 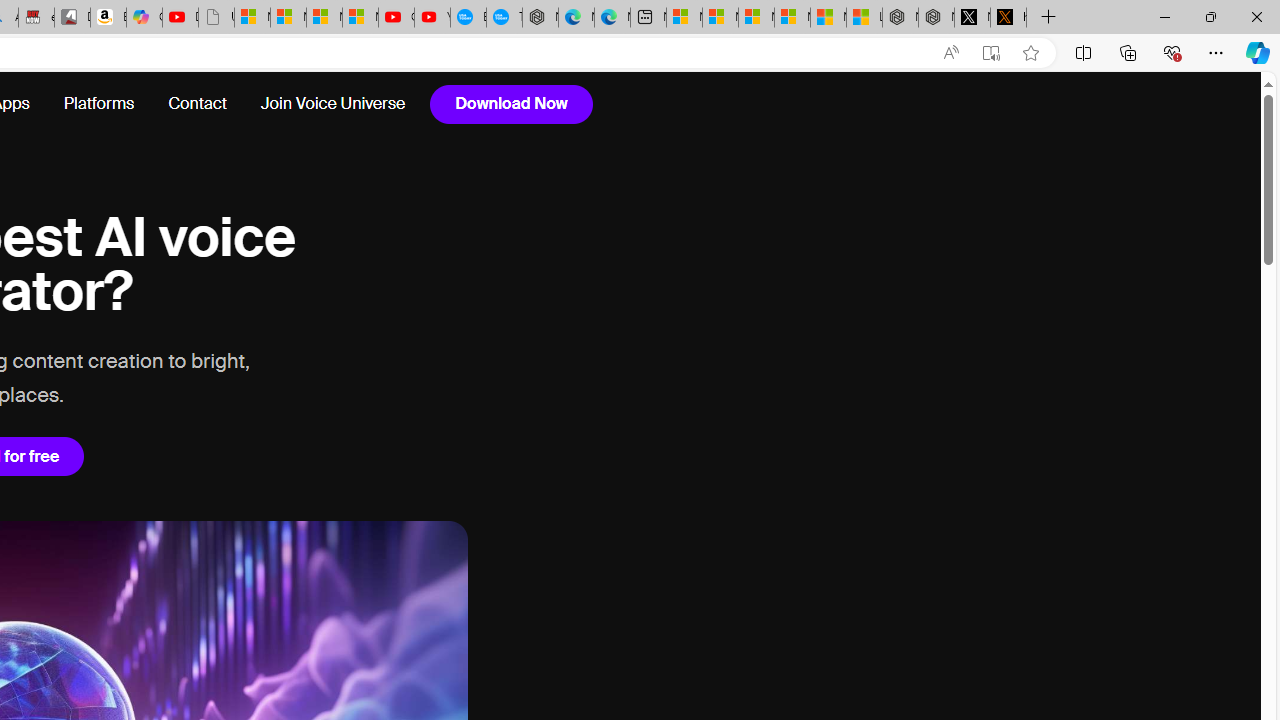 I want to click on 'help.x.com | 524: A timeout occurred', so click(x=1008, y=17).